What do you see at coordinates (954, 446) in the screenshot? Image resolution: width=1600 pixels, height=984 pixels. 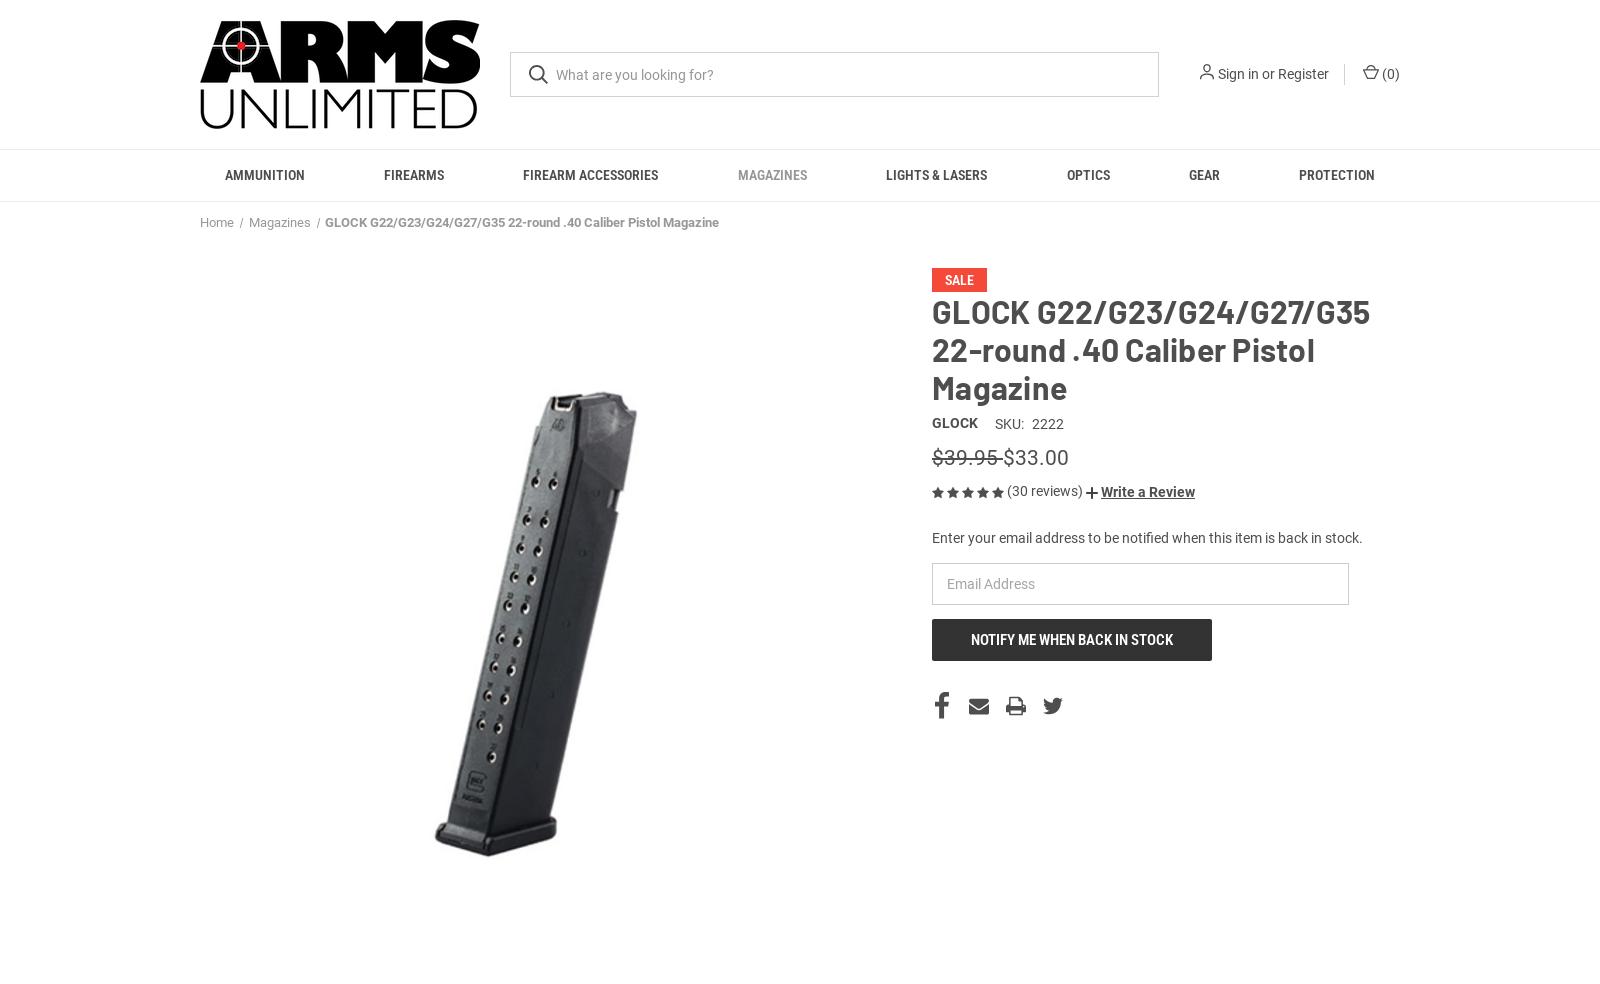 I see `'GLOCK'` at bounding box center [954, 446].